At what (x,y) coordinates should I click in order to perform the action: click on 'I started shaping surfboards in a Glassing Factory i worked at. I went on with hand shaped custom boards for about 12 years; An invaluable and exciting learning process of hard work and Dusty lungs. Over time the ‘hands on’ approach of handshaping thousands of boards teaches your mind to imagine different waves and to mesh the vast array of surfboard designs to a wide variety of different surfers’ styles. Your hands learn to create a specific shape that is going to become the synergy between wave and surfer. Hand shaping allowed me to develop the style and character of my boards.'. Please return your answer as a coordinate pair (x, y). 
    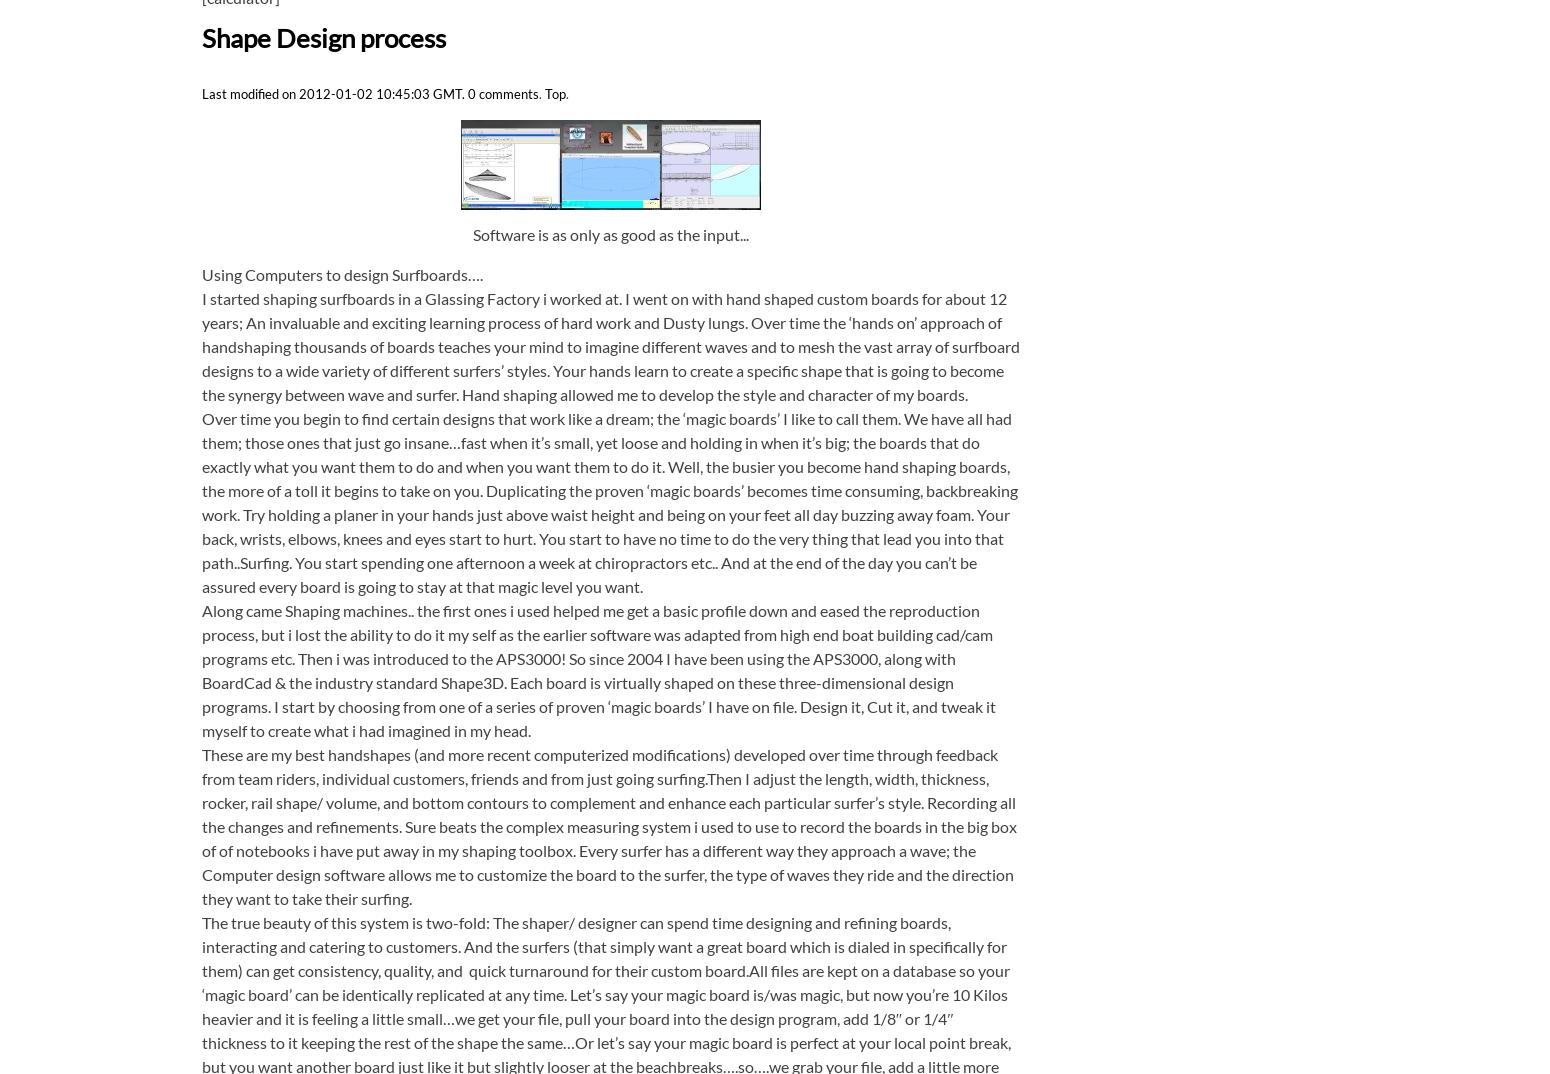
    Looking at the image, I should click on (200, 344).